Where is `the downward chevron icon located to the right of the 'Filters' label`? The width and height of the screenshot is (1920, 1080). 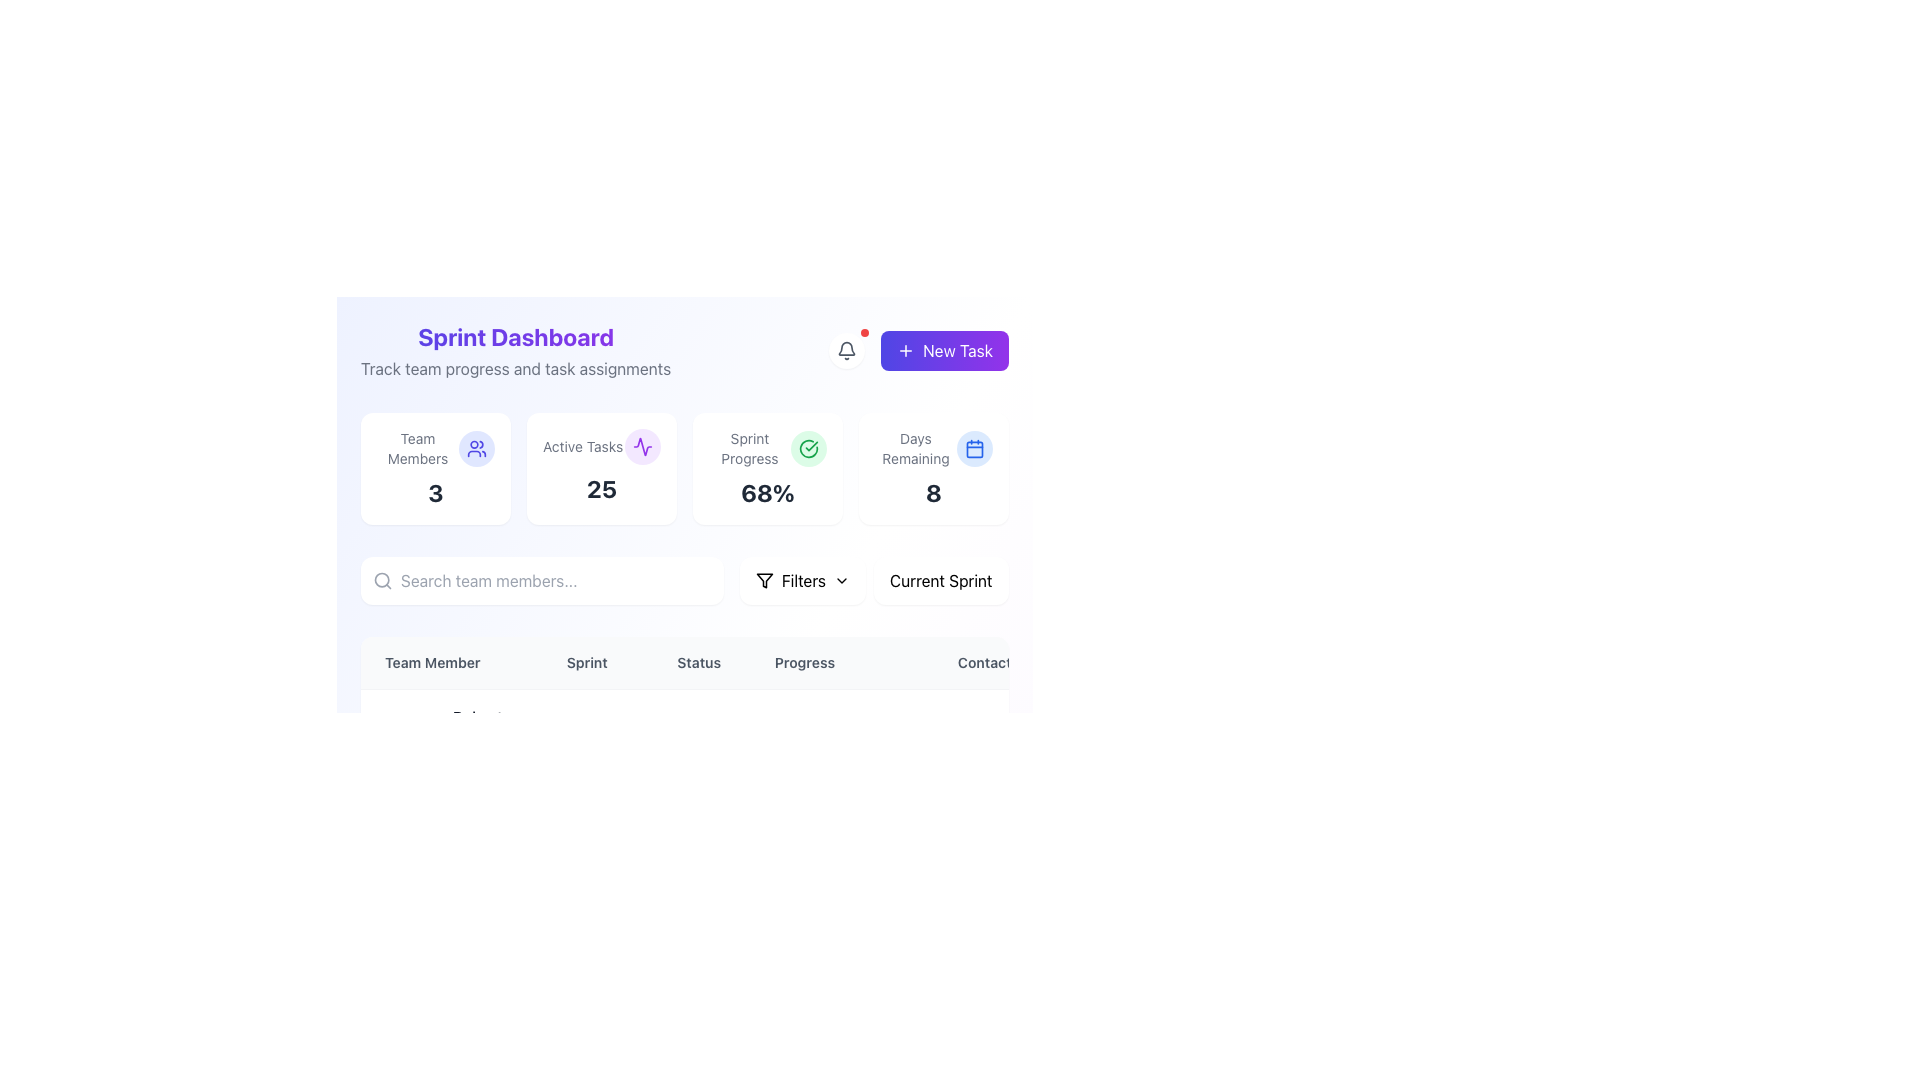
the downward chevron icon located to the right of the 'Filters' label is located at coordinates (841, 581).